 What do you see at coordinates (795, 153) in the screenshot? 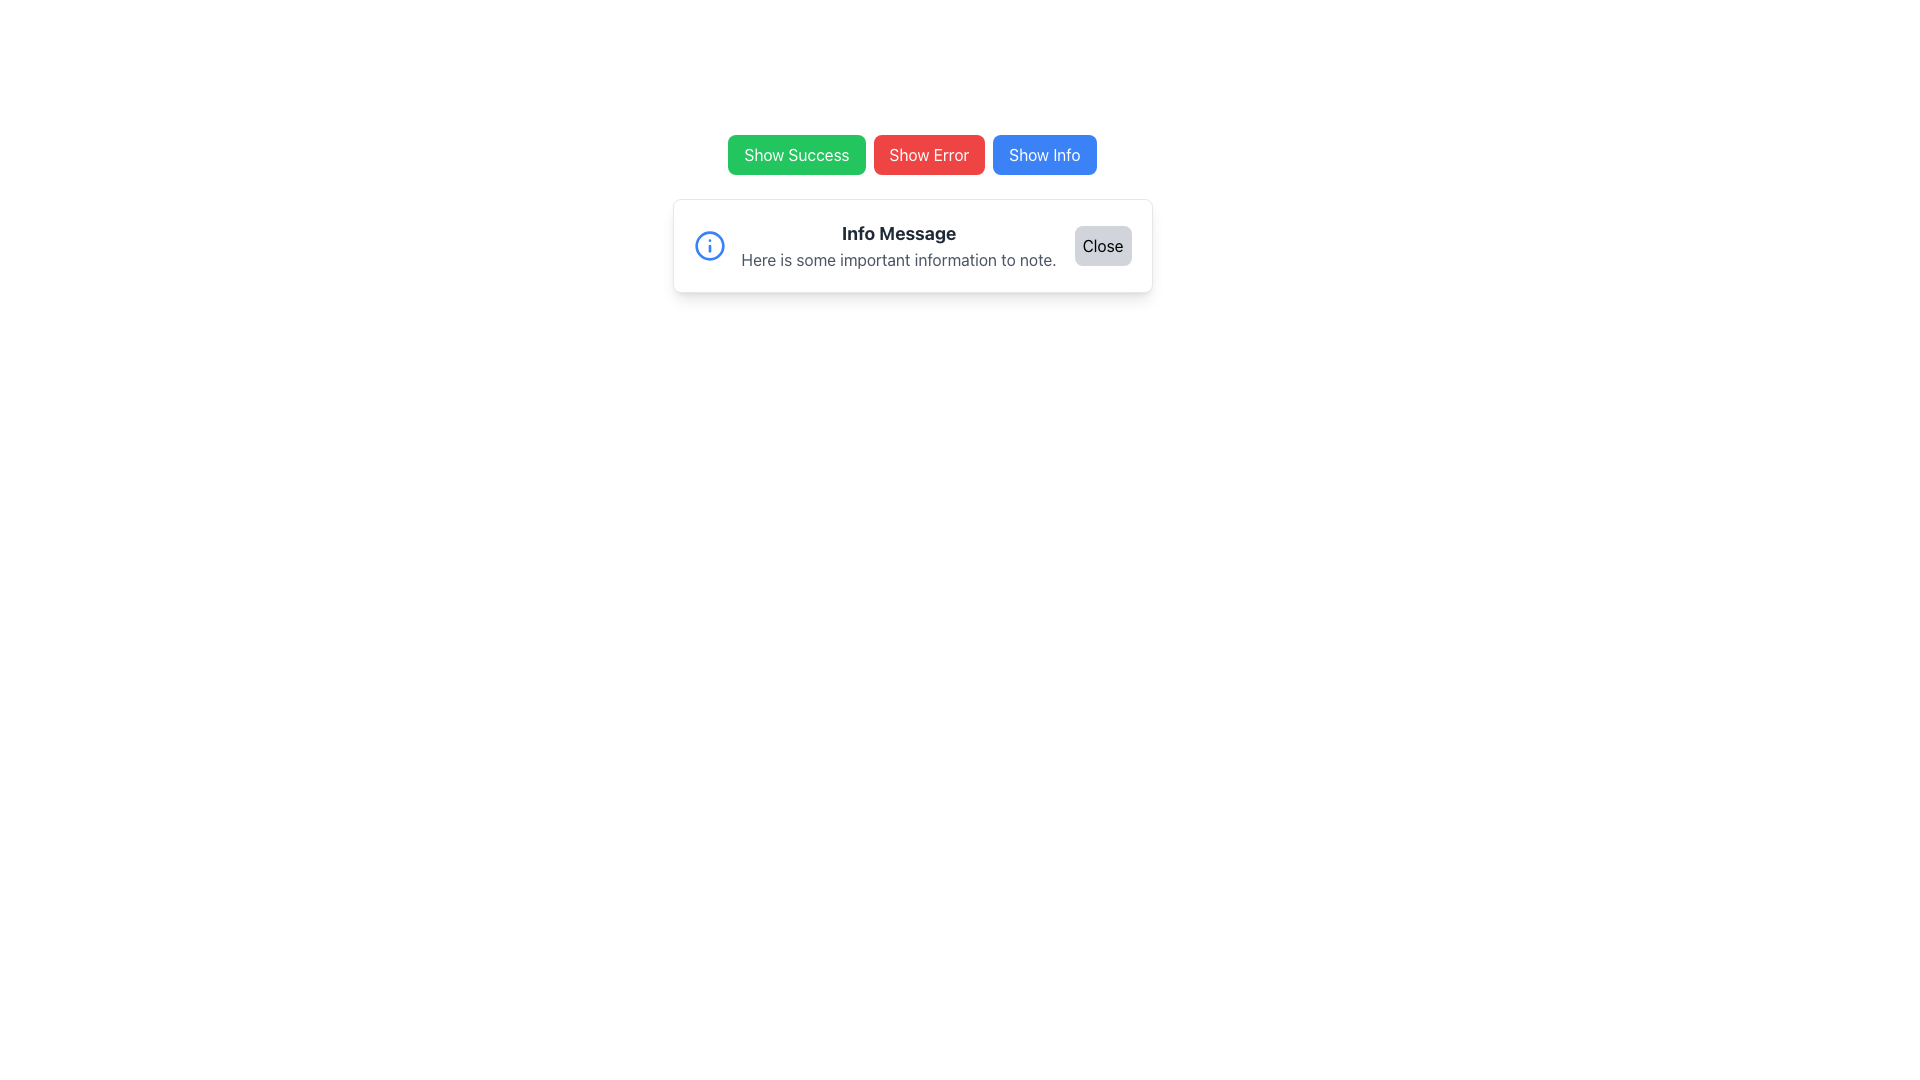
I see `the first button in the horizontal arrangement` at bounding box center [795, 153].